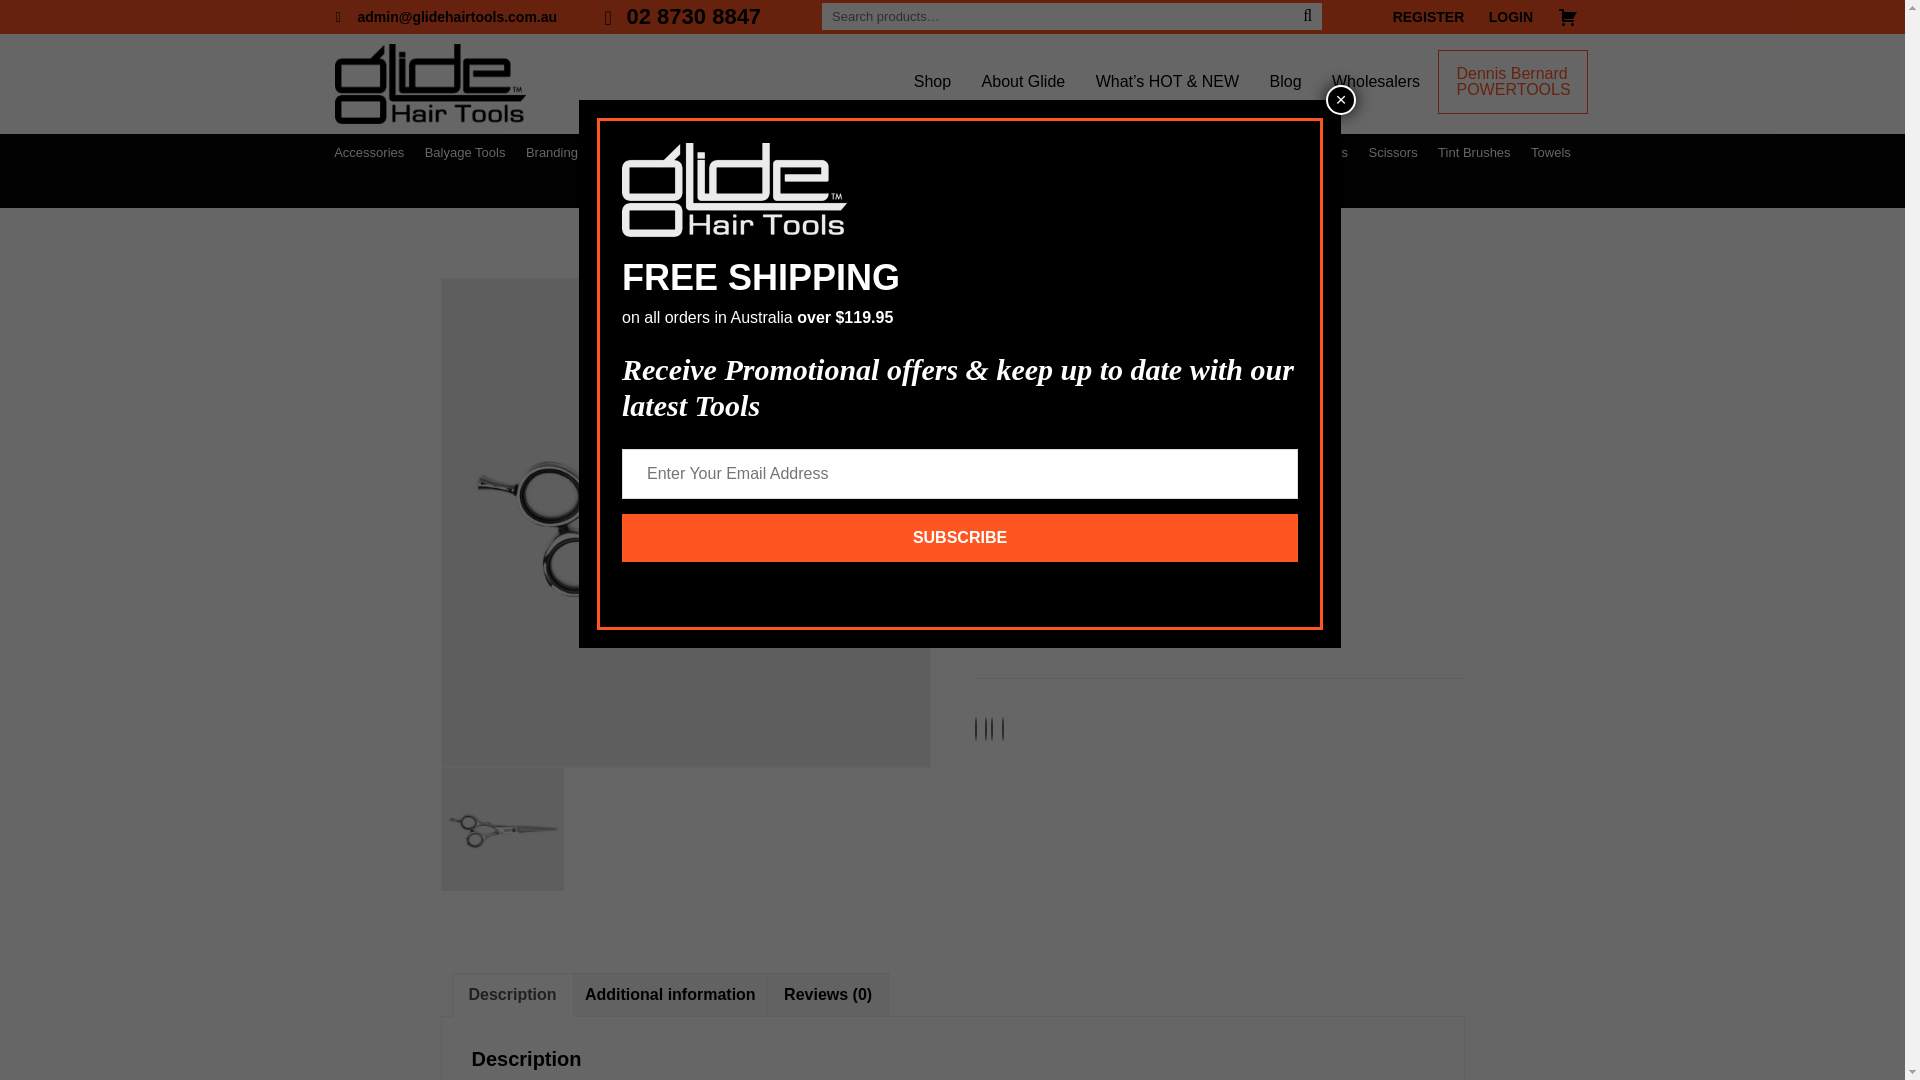 This screenshot has height=1080, width=1920. What do you see at coordinates (900, 80) in the screenshot?
I see `'Shop'` at bounding box center [900, 80].